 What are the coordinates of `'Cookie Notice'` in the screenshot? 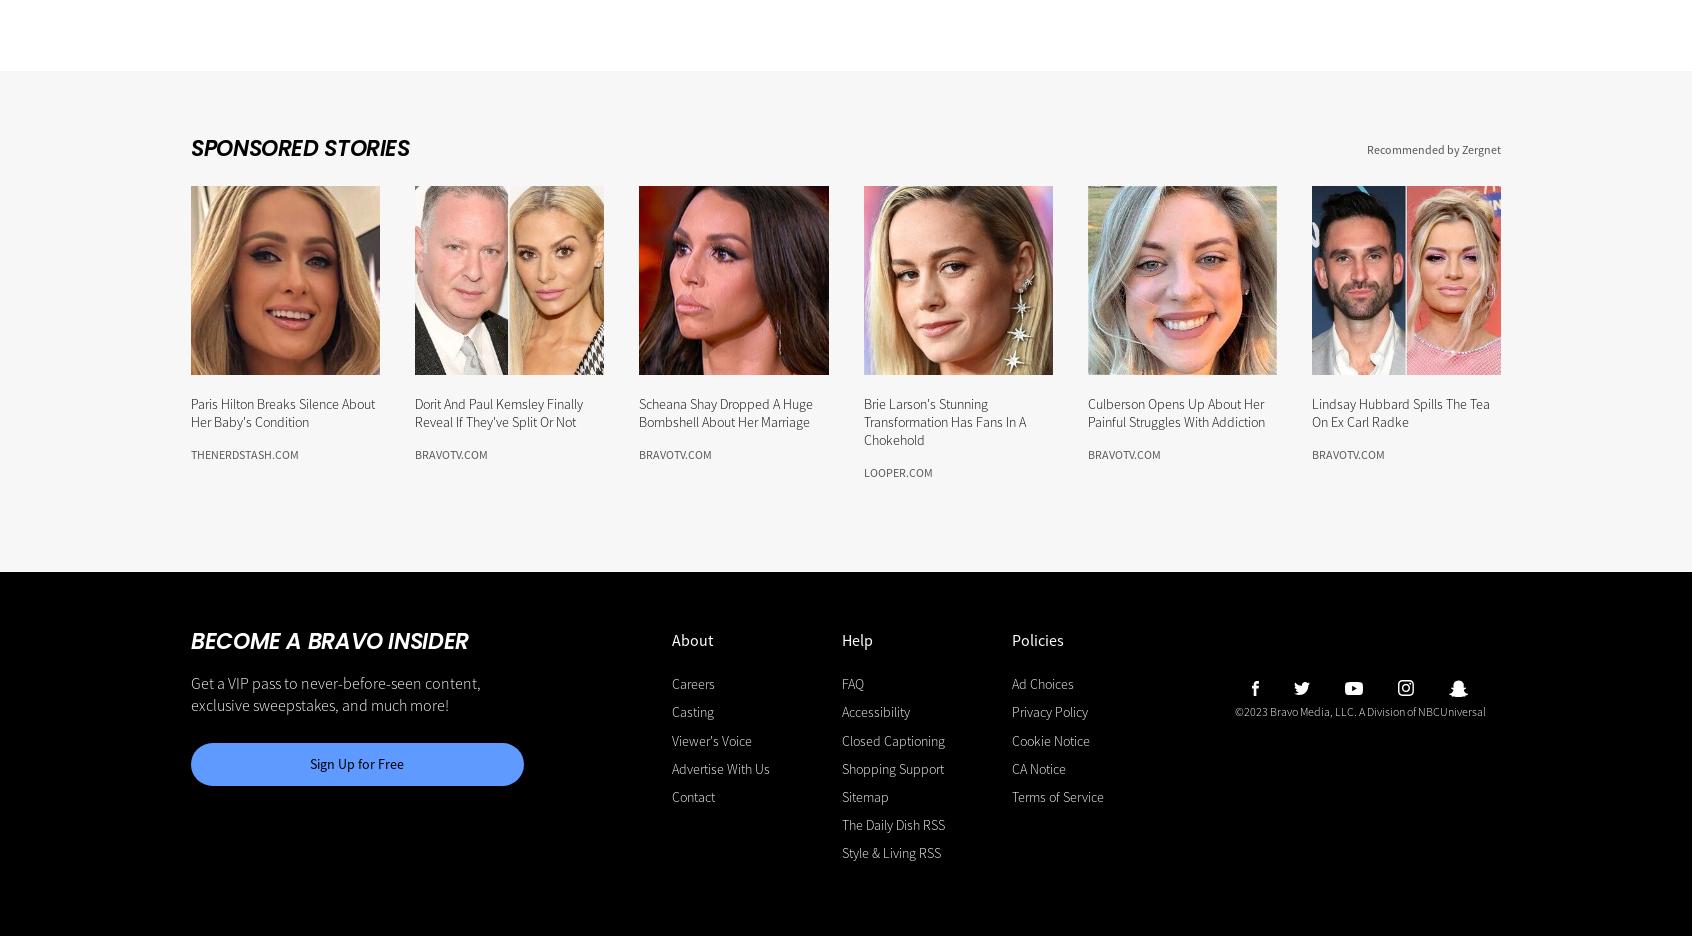 It's located at (1010, 739).